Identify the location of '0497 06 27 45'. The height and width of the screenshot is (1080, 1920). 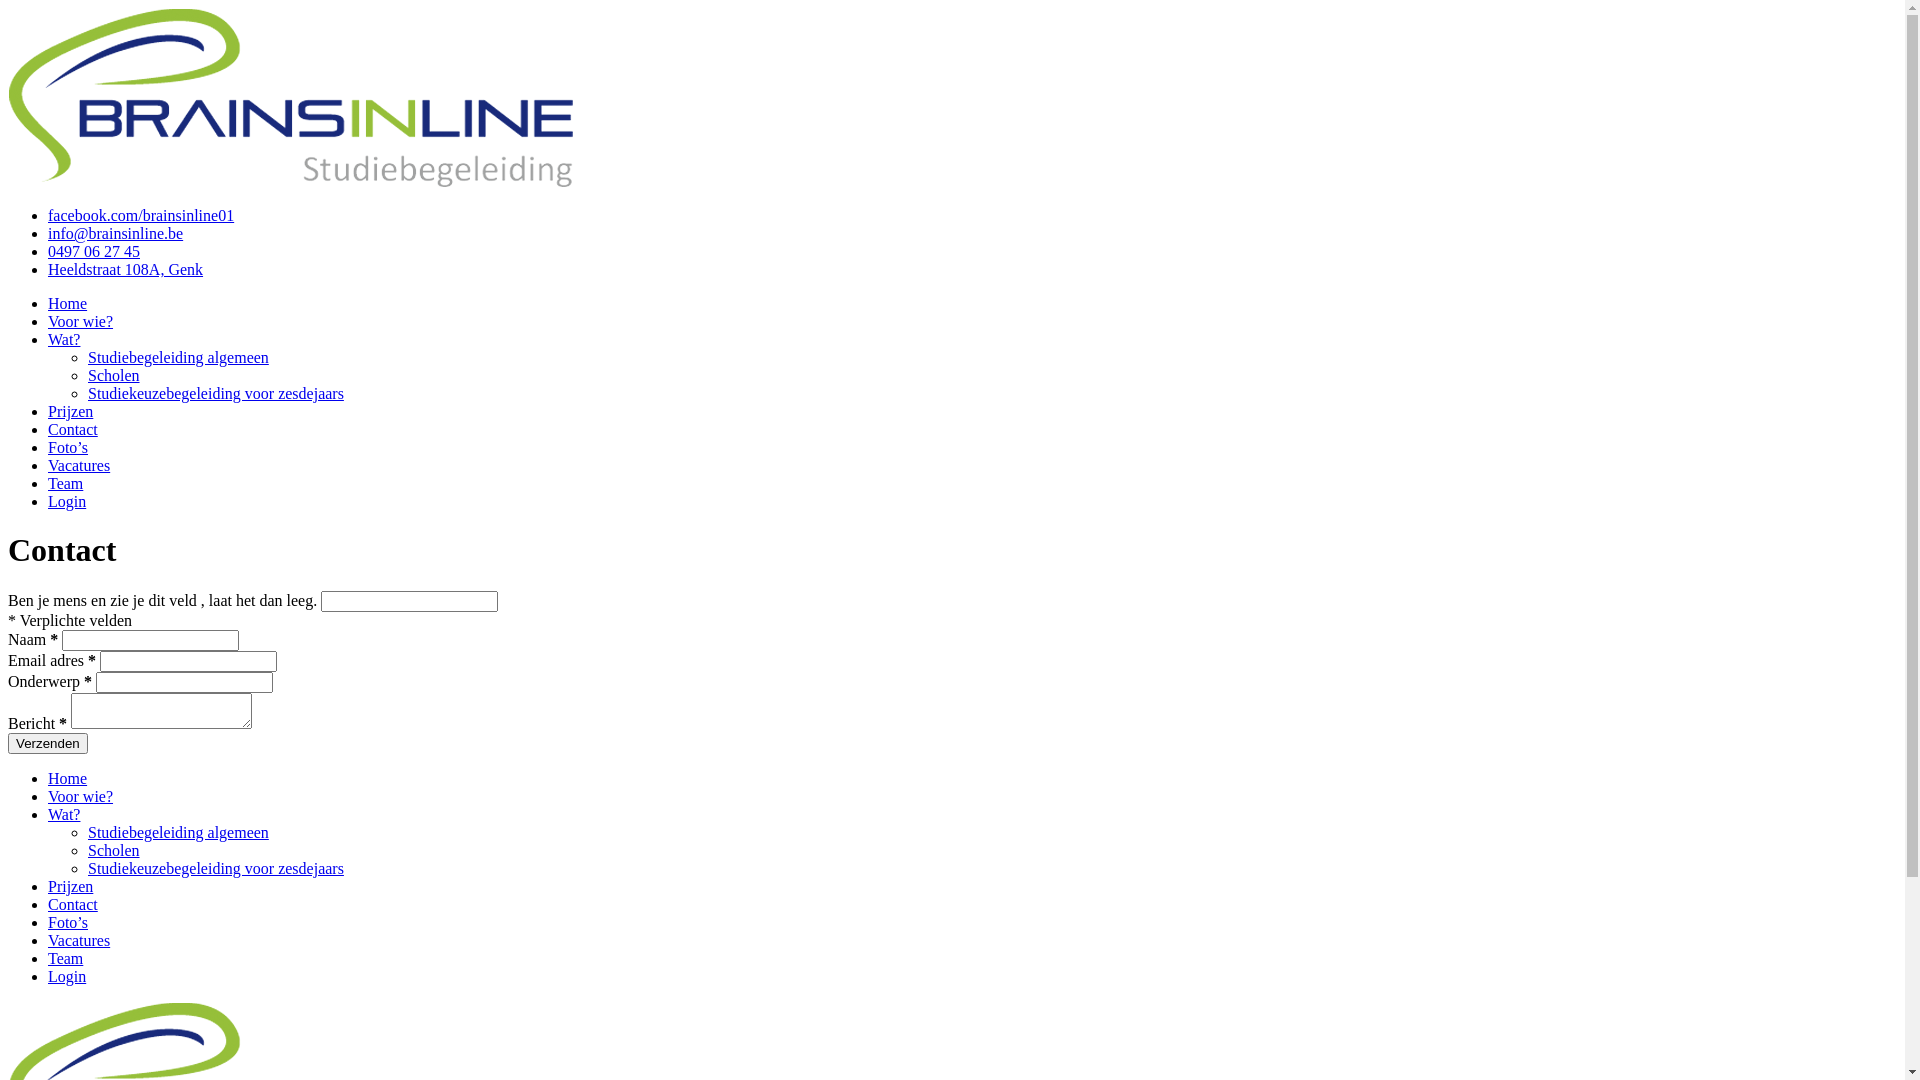
(48, 250).